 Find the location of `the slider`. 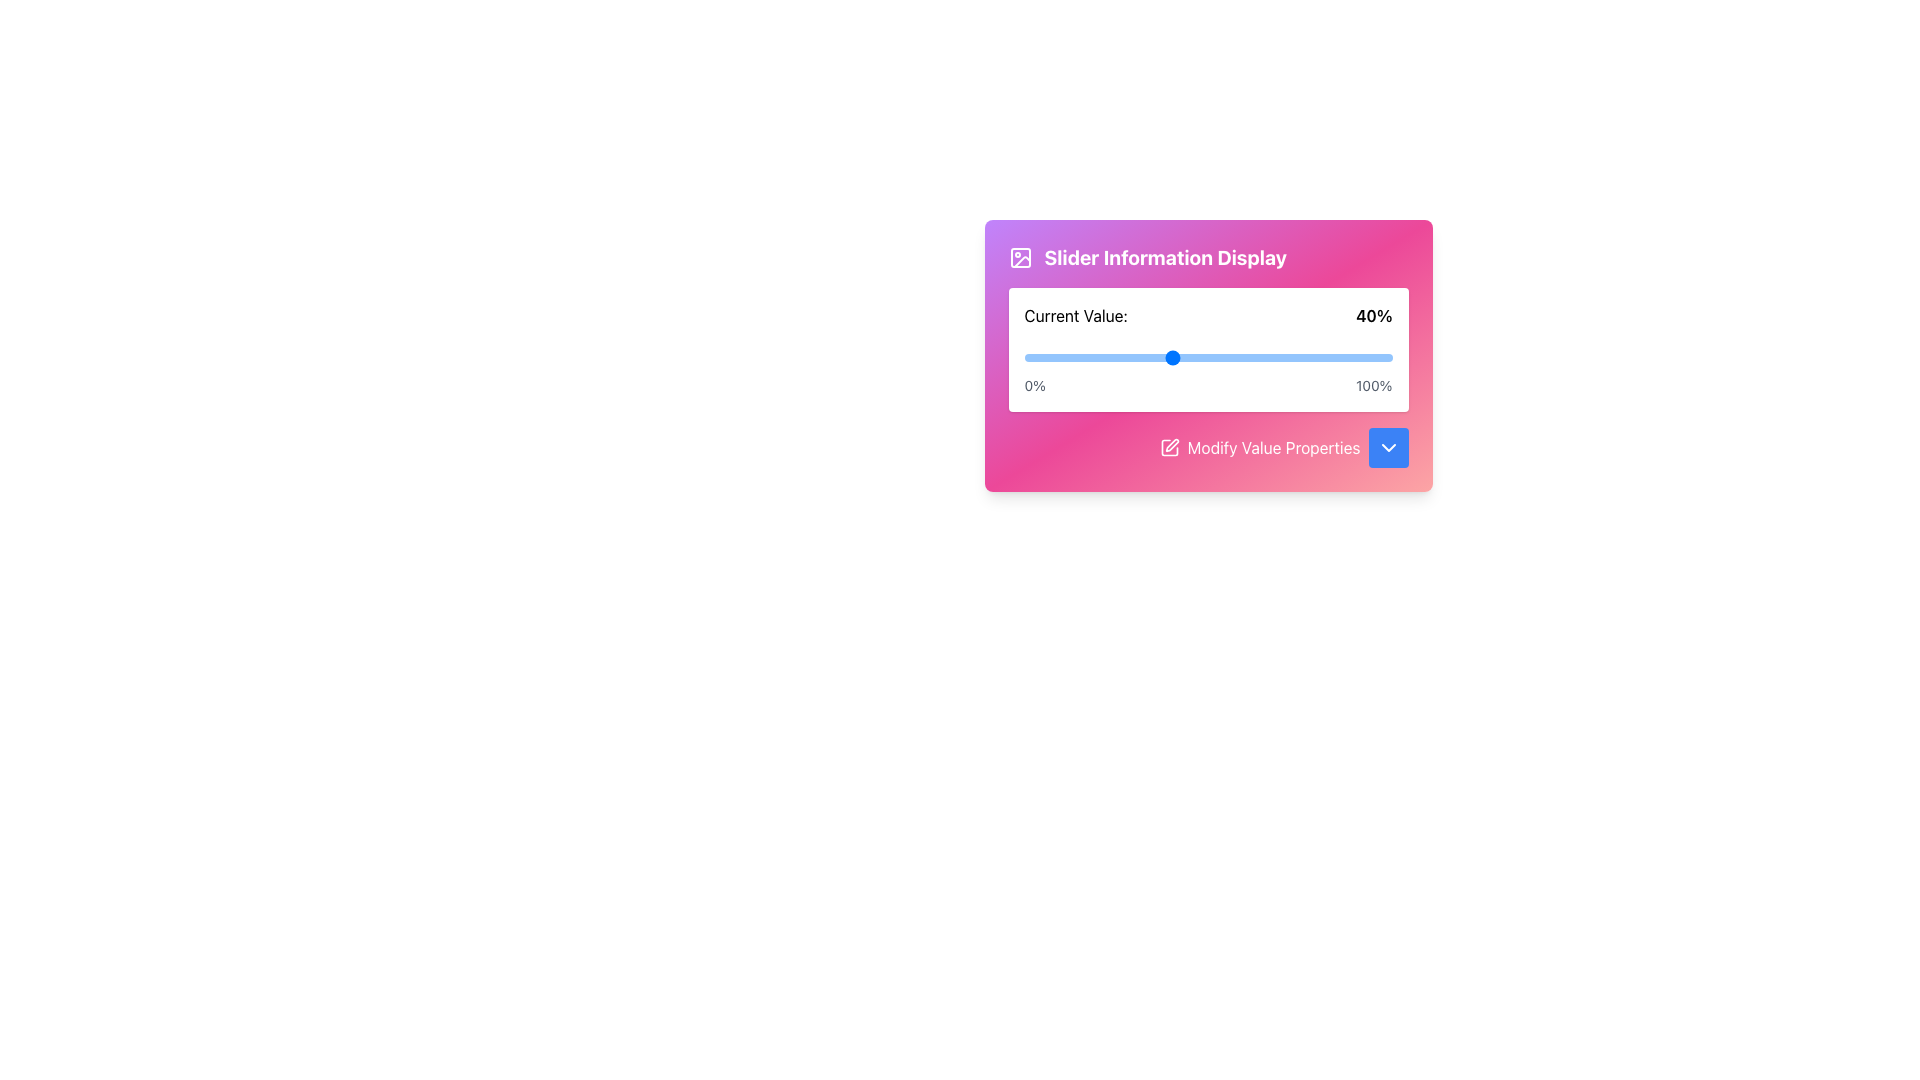

the slider is located at coordinates (1373, 357).